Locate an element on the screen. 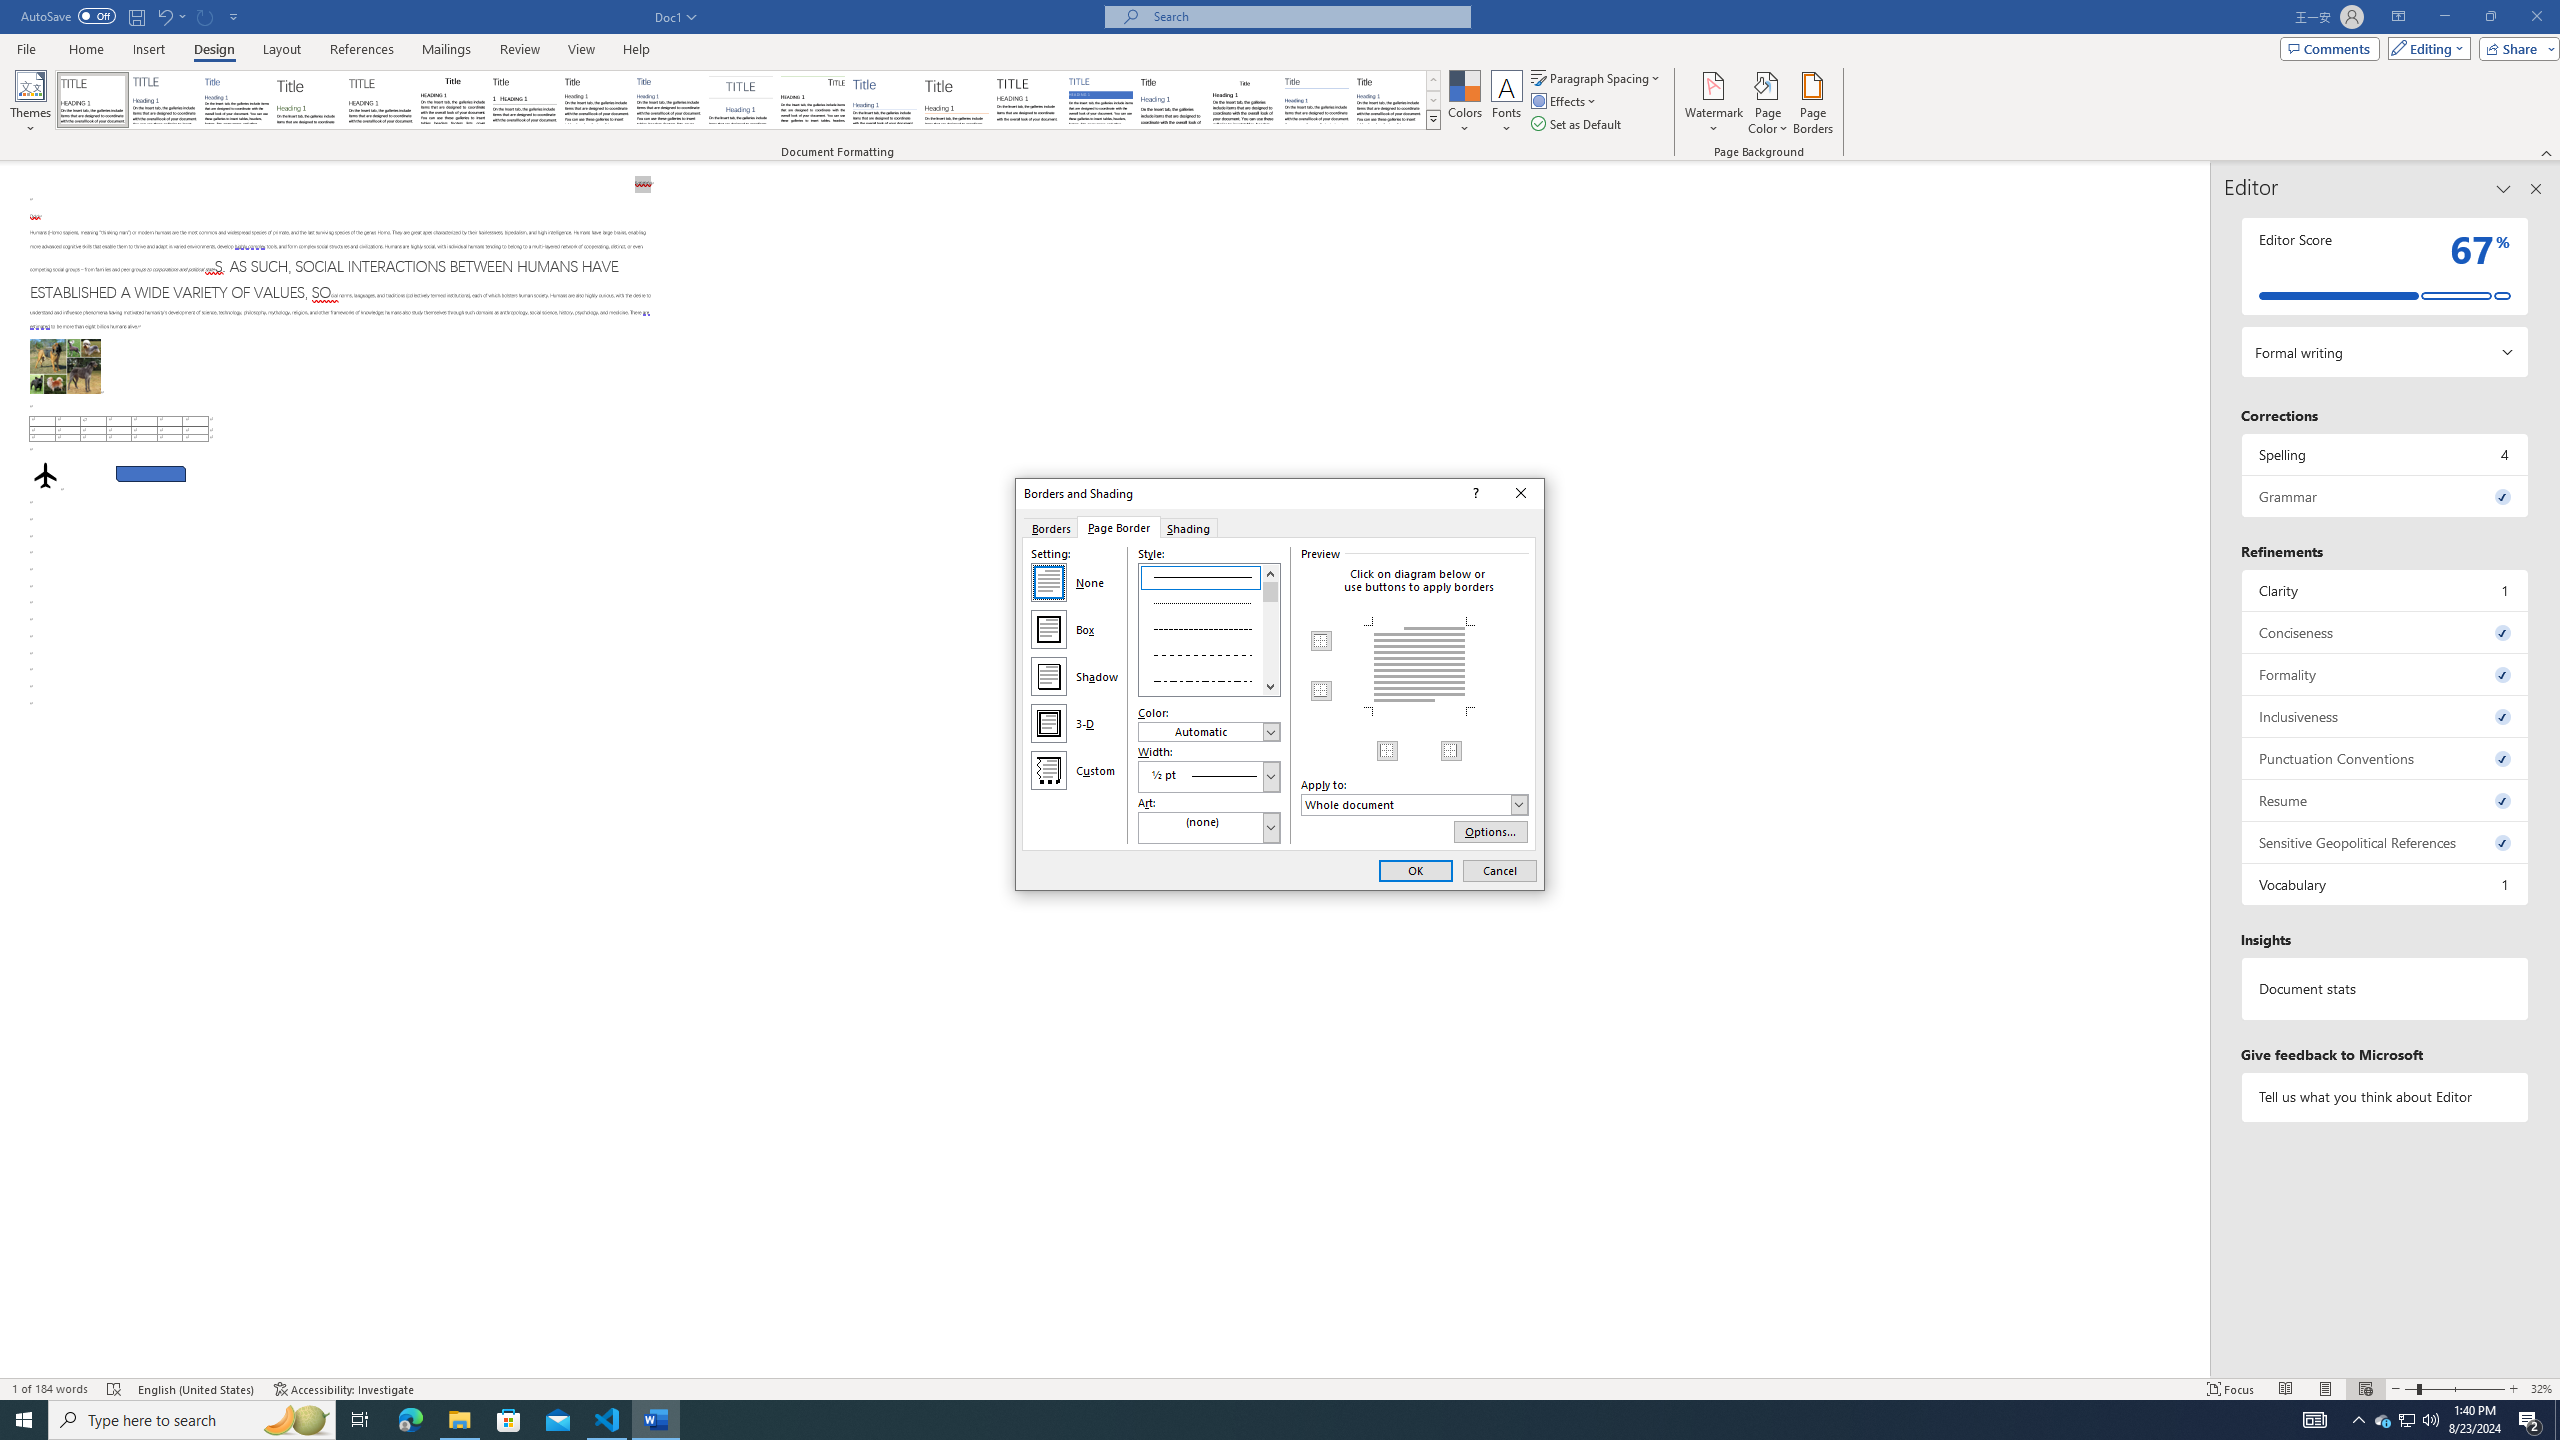 The width and height of the screenshot is (2560, 1440). 'Grammar, 0 issues. Press space or enter to review items.' is located at coordinates (2384, 495).